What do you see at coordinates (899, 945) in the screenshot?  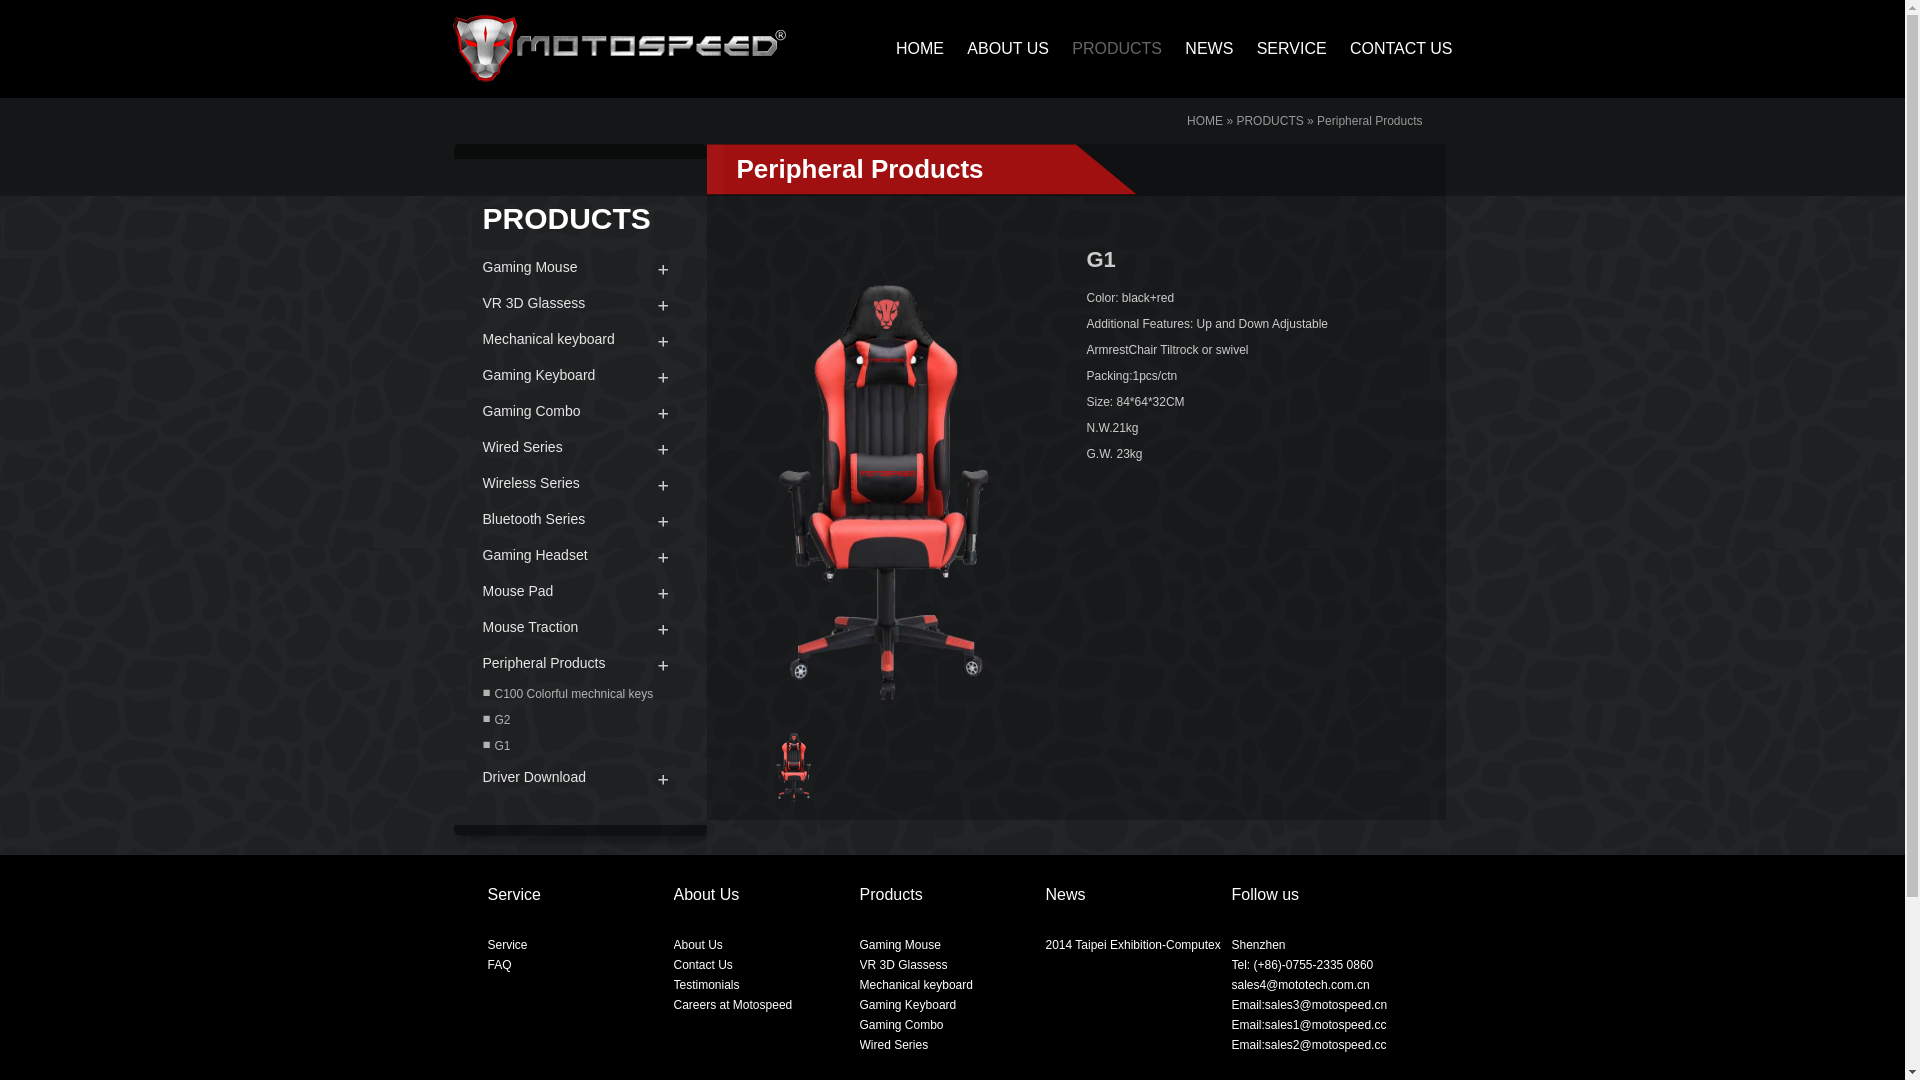 I see `'Gaming Mouse'` at bounding box center [899, 945].